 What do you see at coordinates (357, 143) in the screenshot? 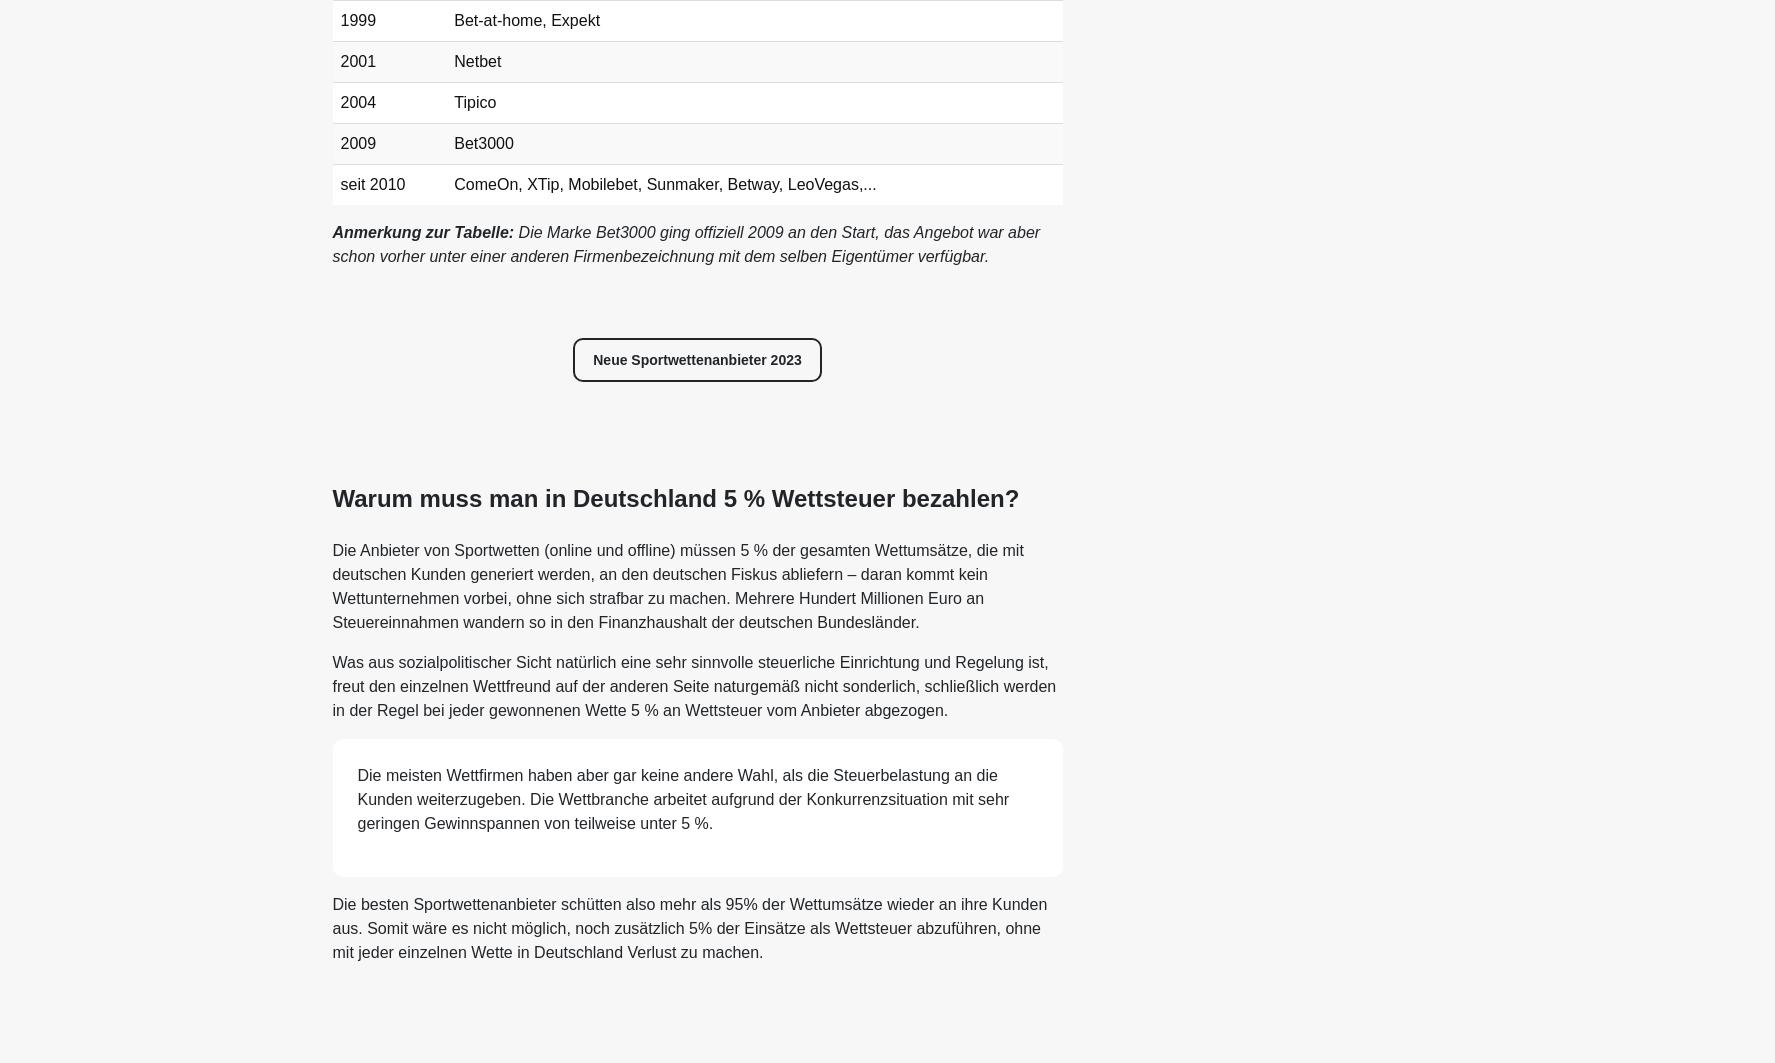
I see `'2009'` at bounding box center [357, 143].